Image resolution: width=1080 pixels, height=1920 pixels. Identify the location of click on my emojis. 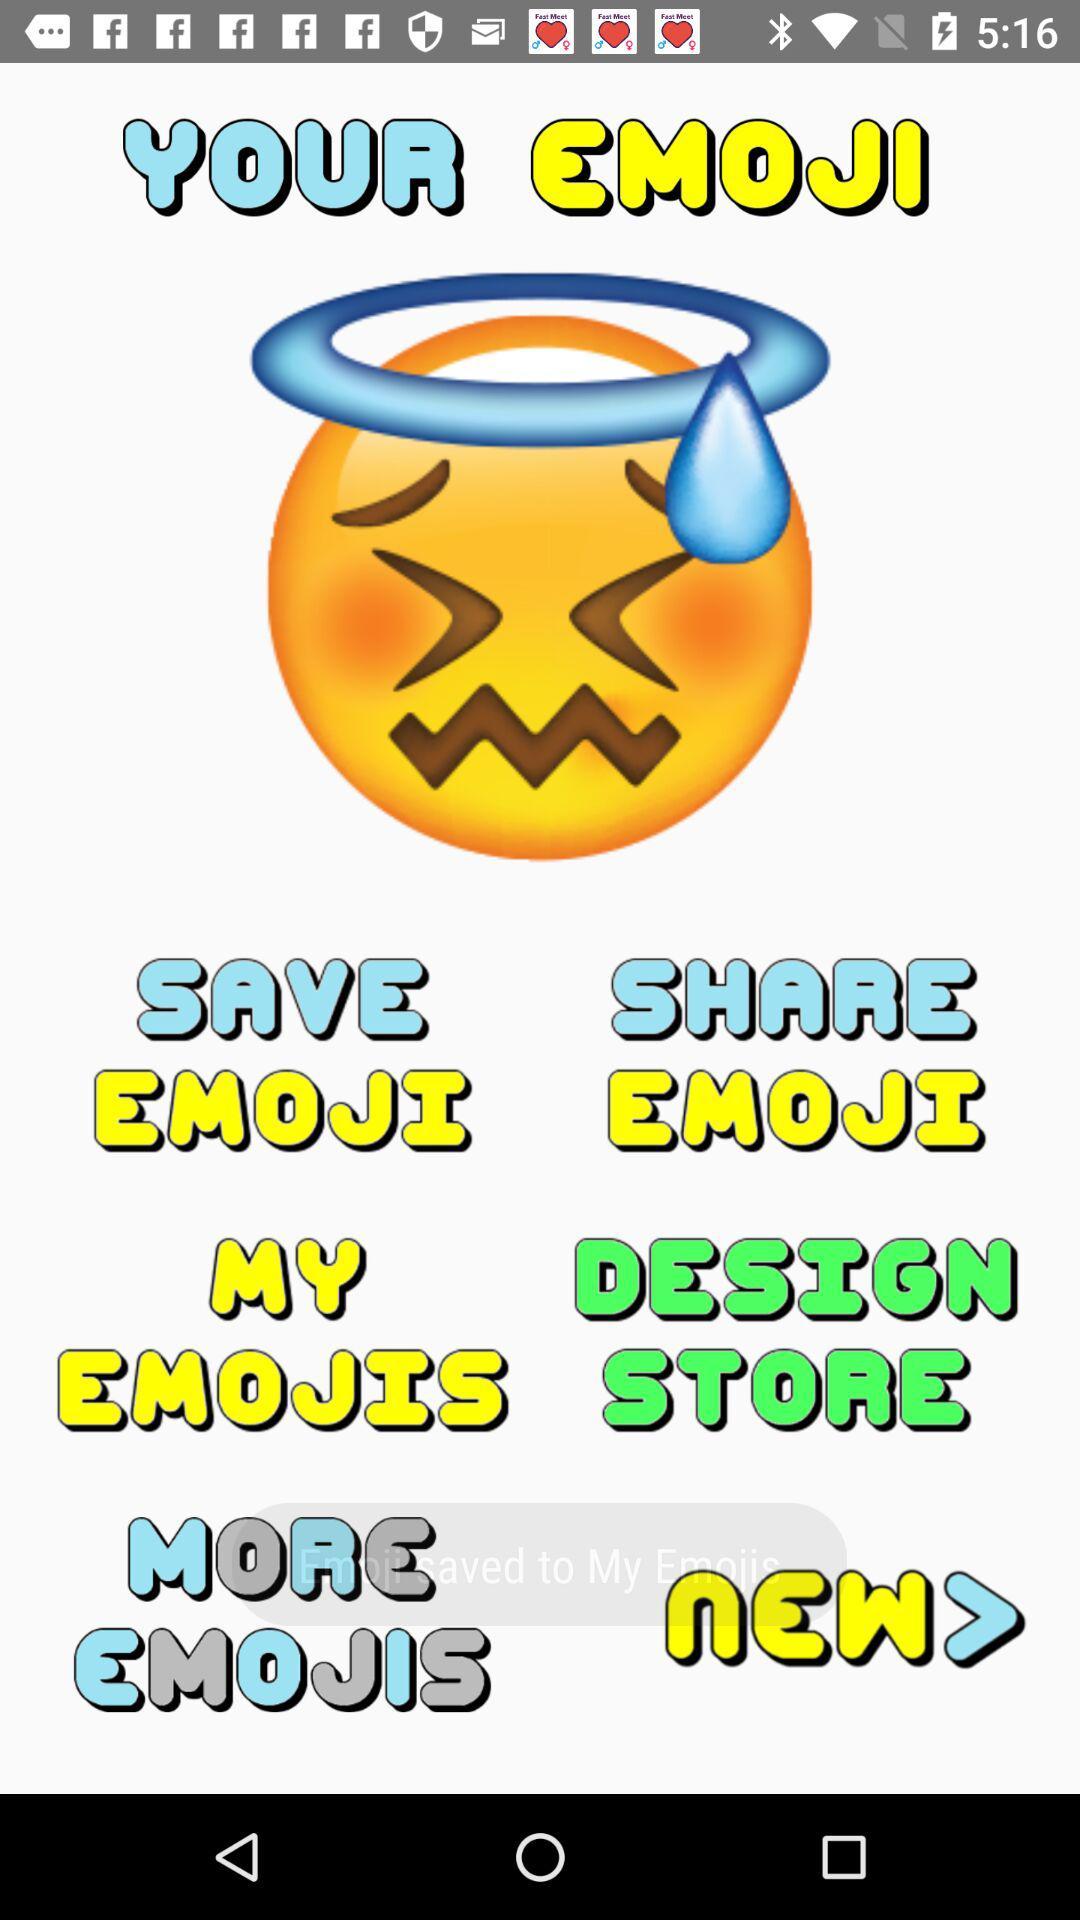
(283, 1334).